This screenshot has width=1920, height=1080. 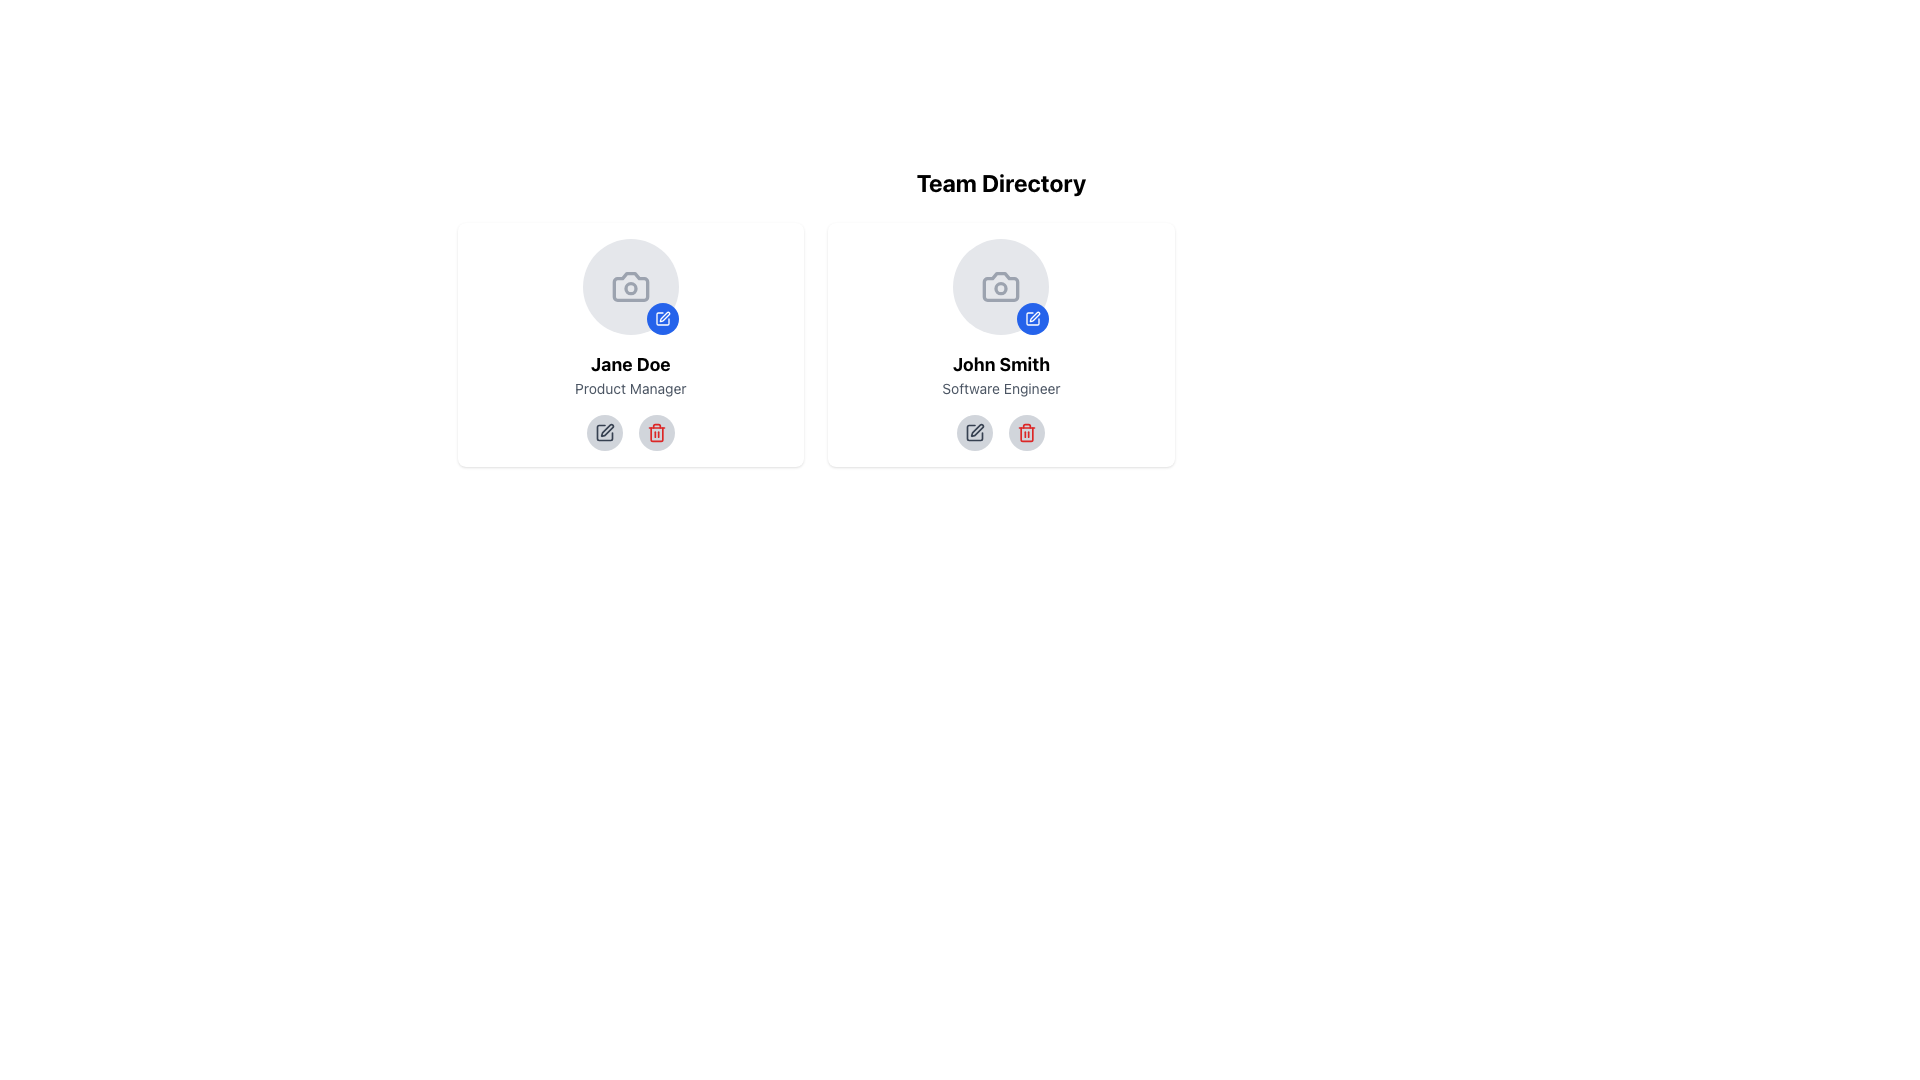 What do you see at coordinates (1001, 389) in the screenshot?
I see `the static text reading 'Software Engineer' located below 'John Smith' in the second user profile card` at bounding box center [1001, 389].